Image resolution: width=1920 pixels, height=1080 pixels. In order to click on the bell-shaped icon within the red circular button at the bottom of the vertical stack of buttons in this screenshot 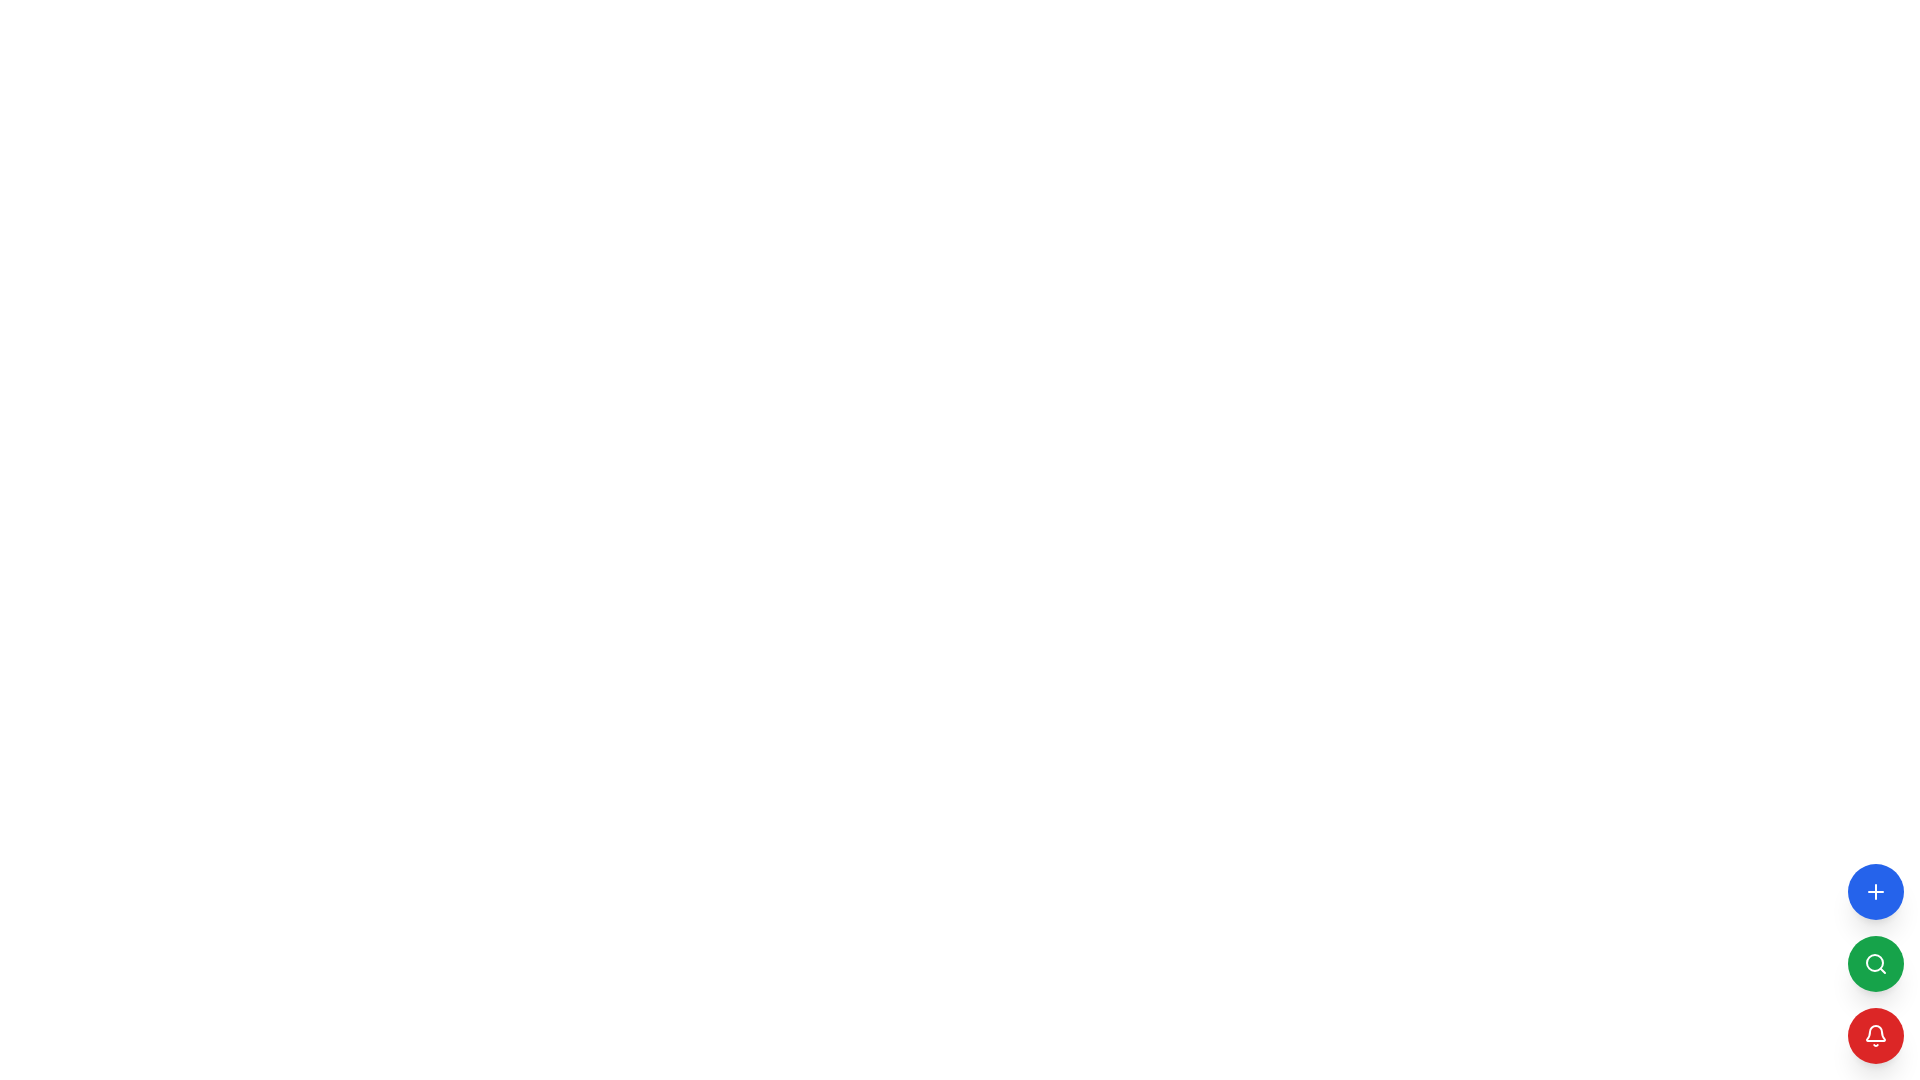, I will do `click(1875, 1033)`.